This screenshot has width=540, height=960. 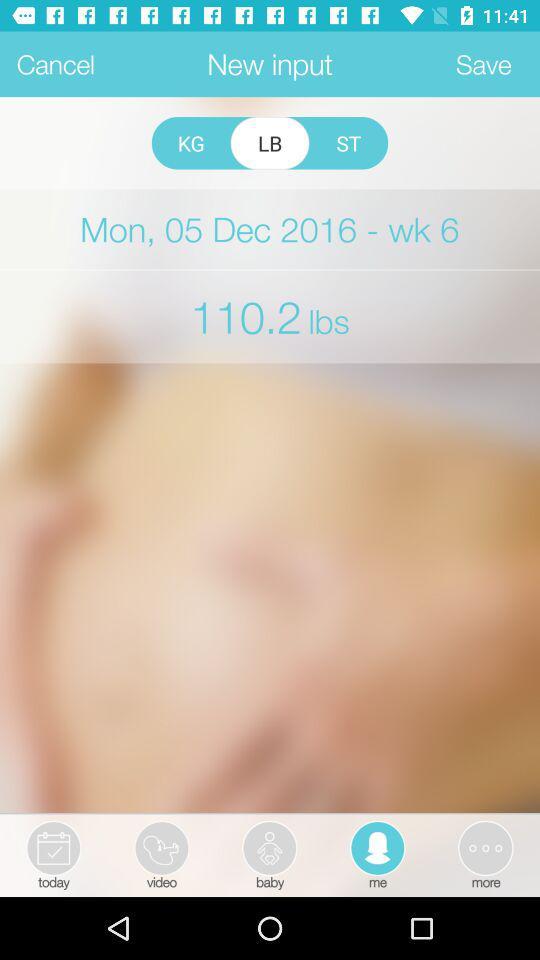 I want to click on the kg icon, so click(x=191, y=142).